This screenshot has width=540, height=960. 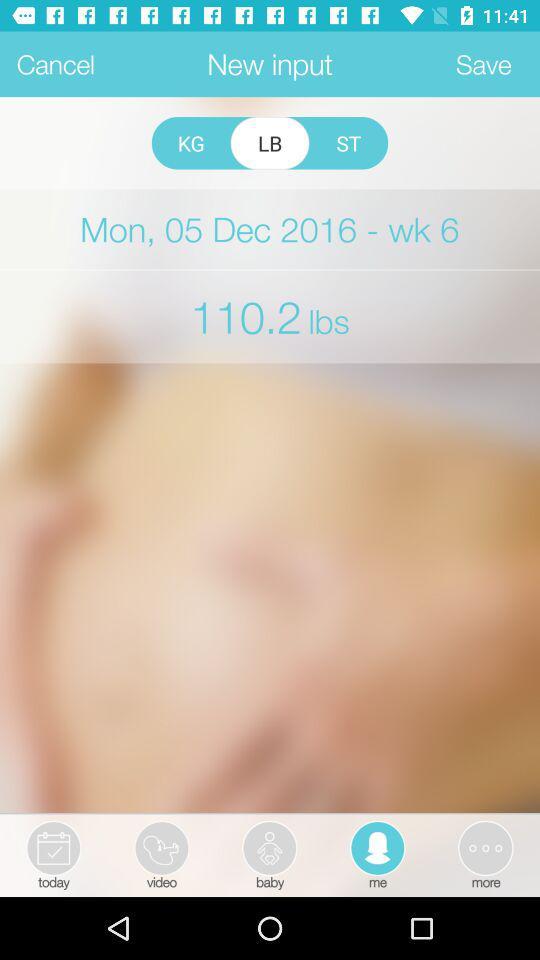 I want to click on the kg icon, so click(x=191, y=142).